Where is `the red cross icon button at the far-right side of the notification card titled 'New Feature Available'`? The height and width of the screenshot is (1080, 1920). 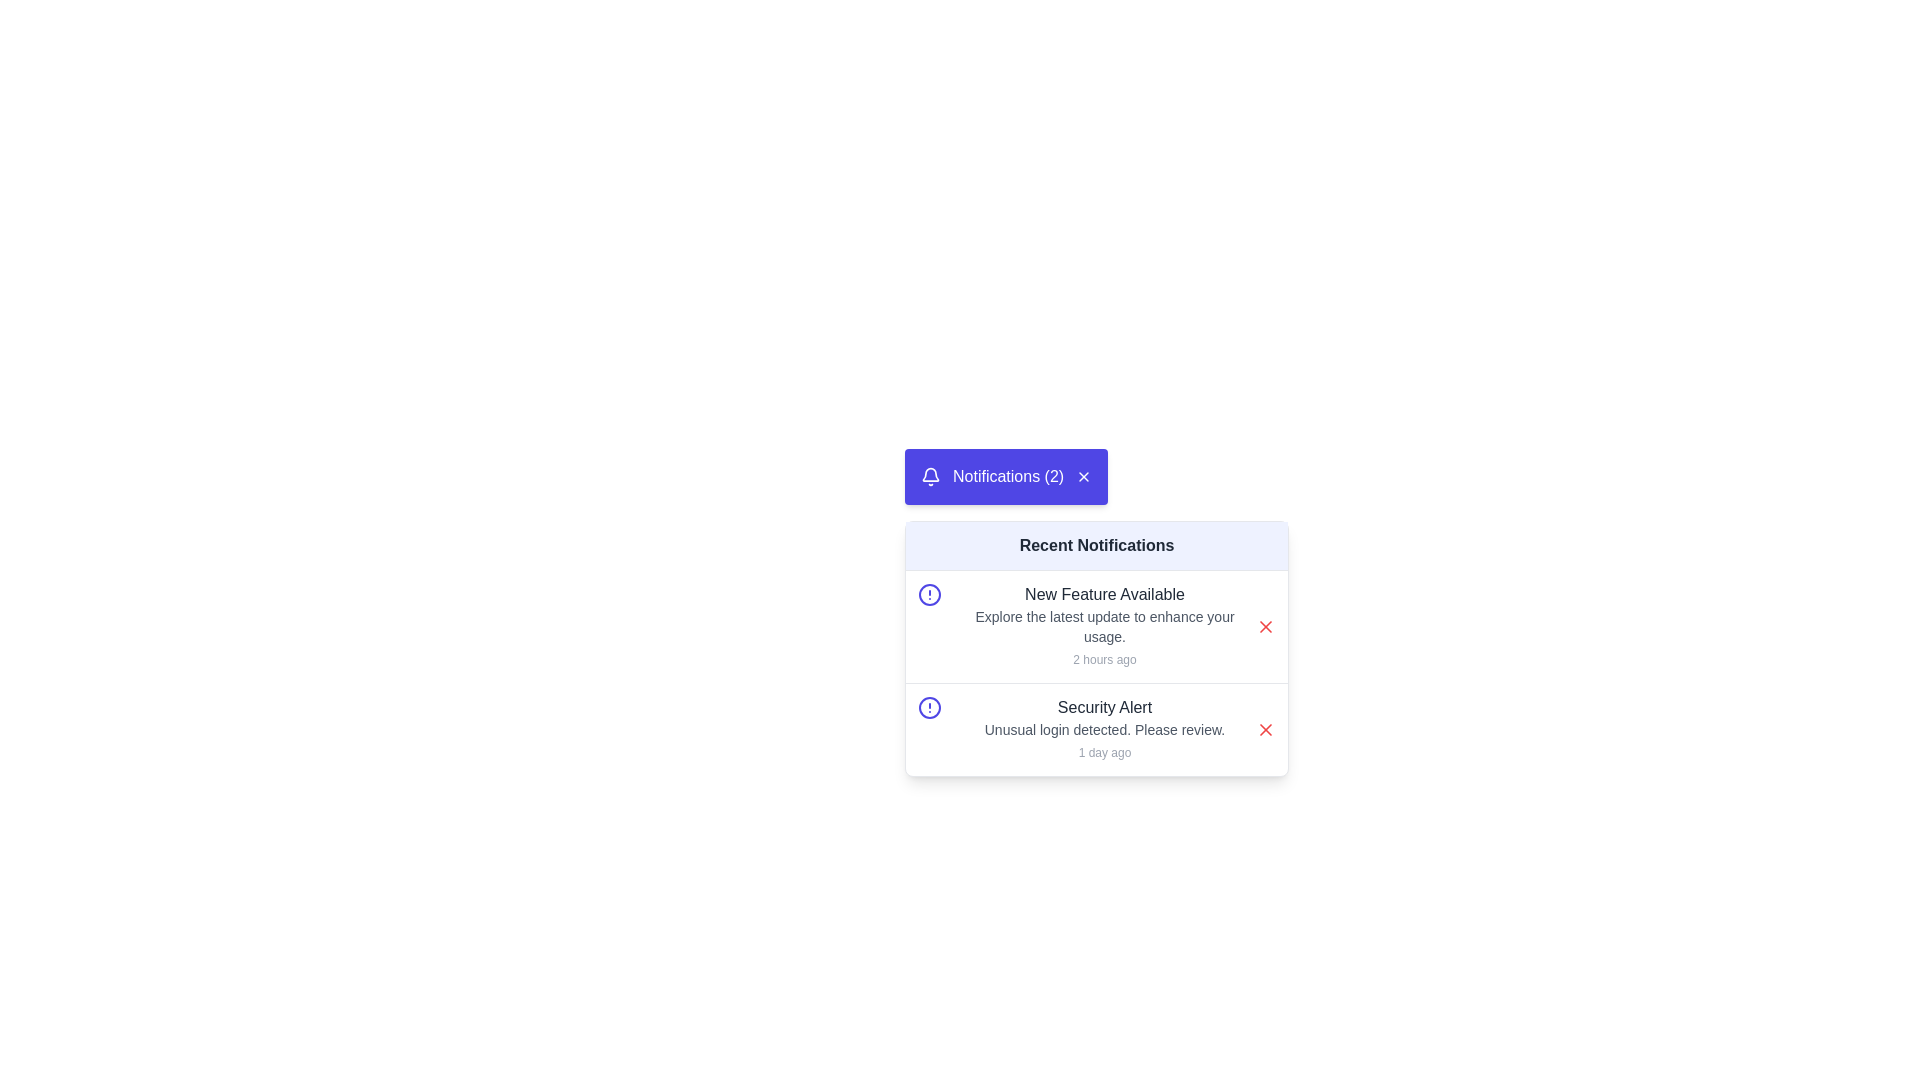
the red cross icon button at the far-right side of the notification card titled 'New Feature Available' is located at coordinates (1265, 626).